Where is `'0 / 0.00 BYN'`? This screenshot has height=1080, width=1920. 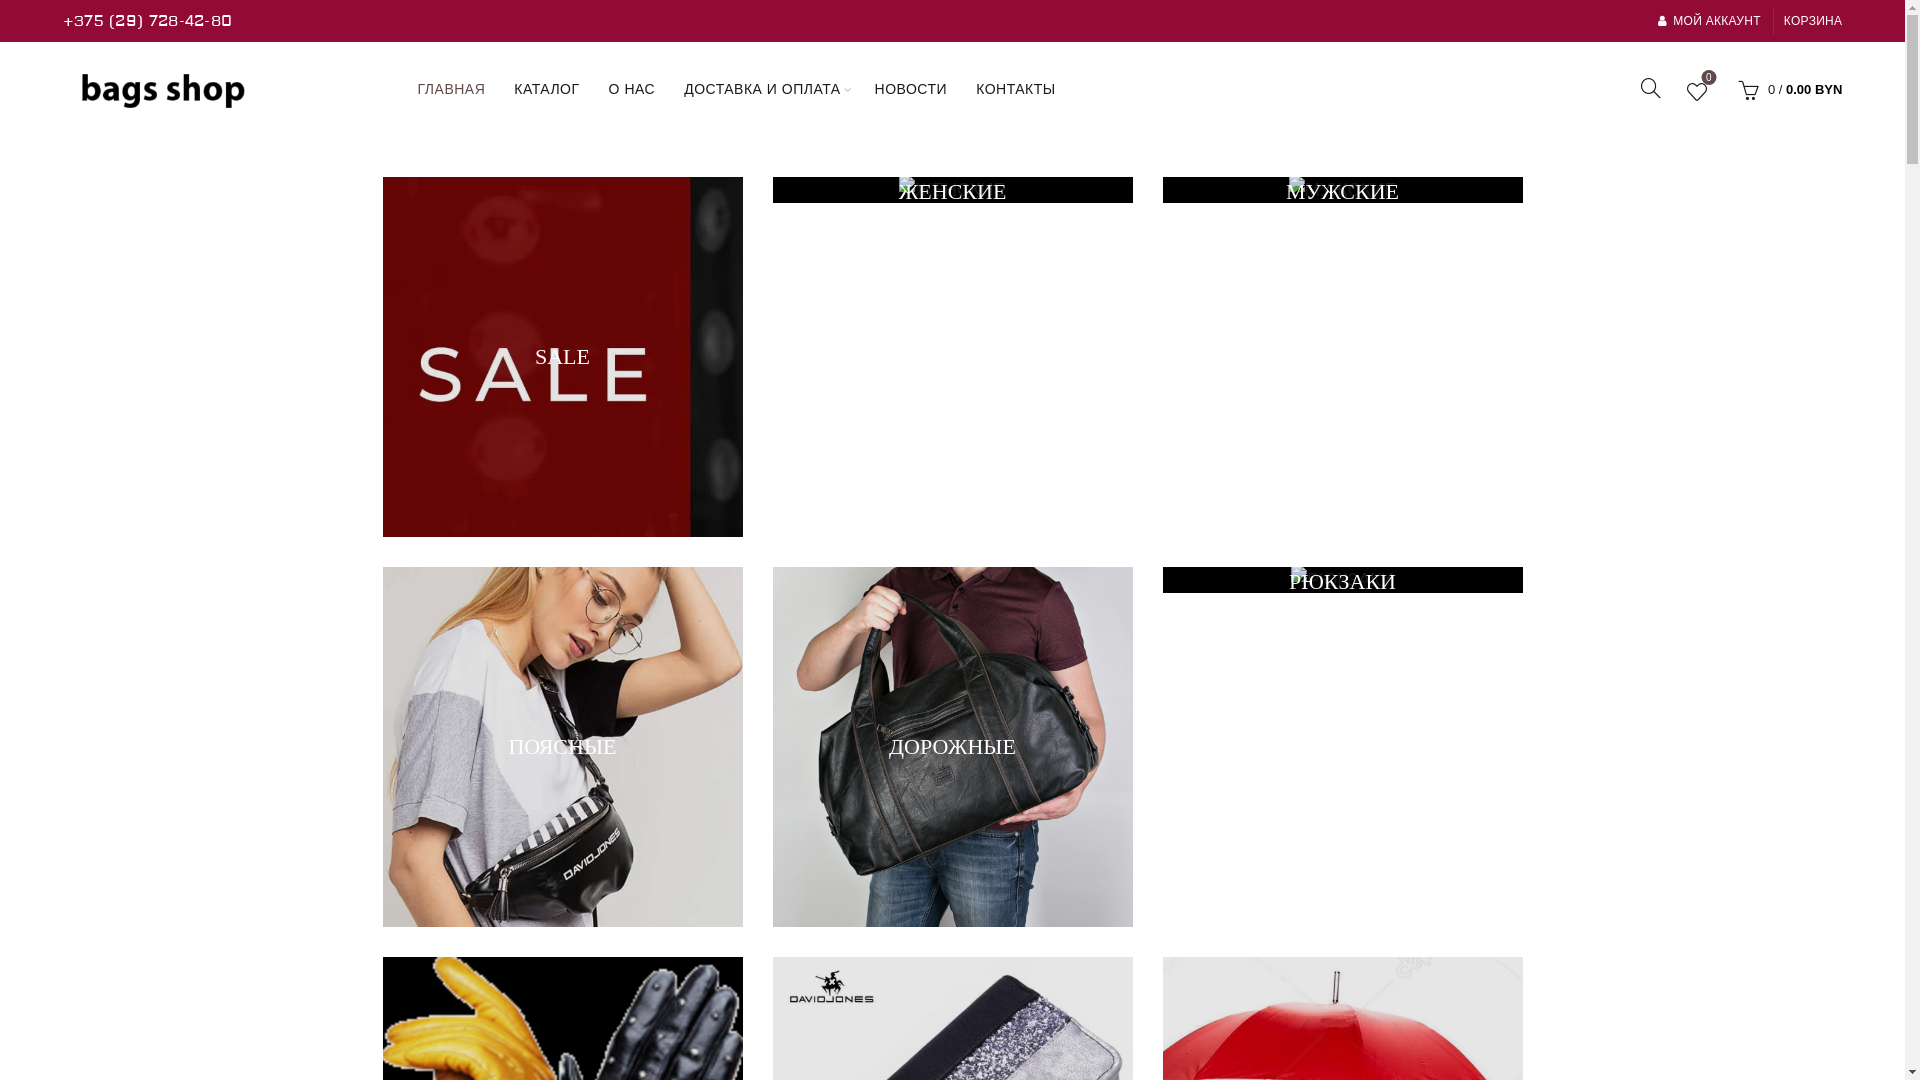
'0 / 0.00 BYN' is located at coordinates (1787, 87).